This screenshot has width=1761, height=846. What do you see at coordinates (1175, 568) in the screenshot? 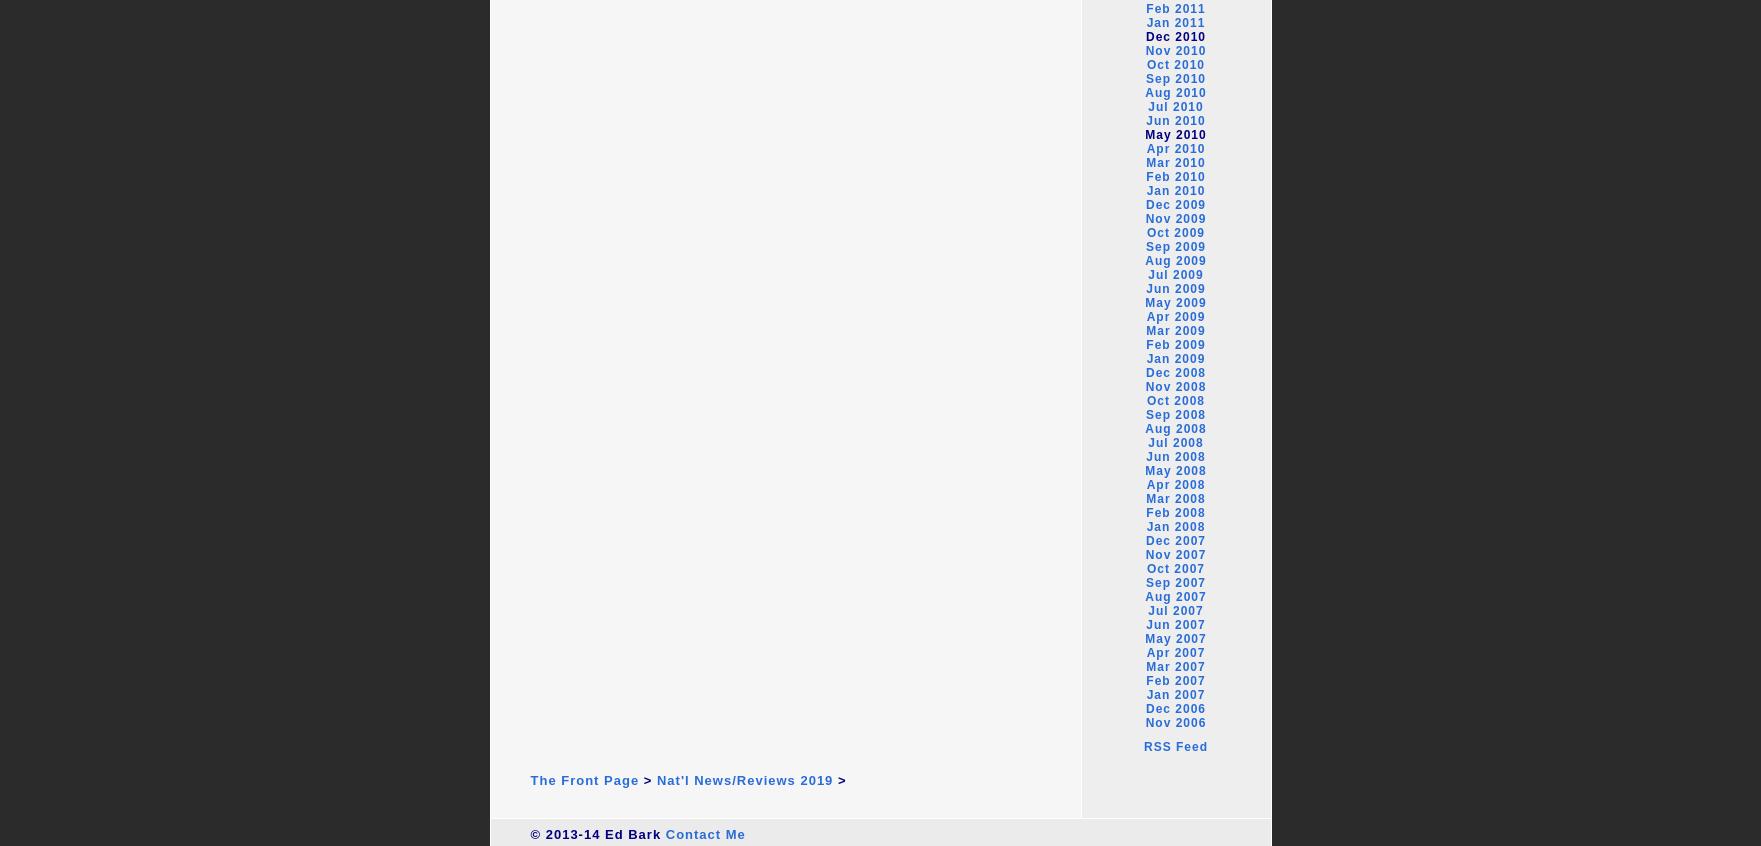
I see `'Oct 2007'` at bounding box center [1175, 568].